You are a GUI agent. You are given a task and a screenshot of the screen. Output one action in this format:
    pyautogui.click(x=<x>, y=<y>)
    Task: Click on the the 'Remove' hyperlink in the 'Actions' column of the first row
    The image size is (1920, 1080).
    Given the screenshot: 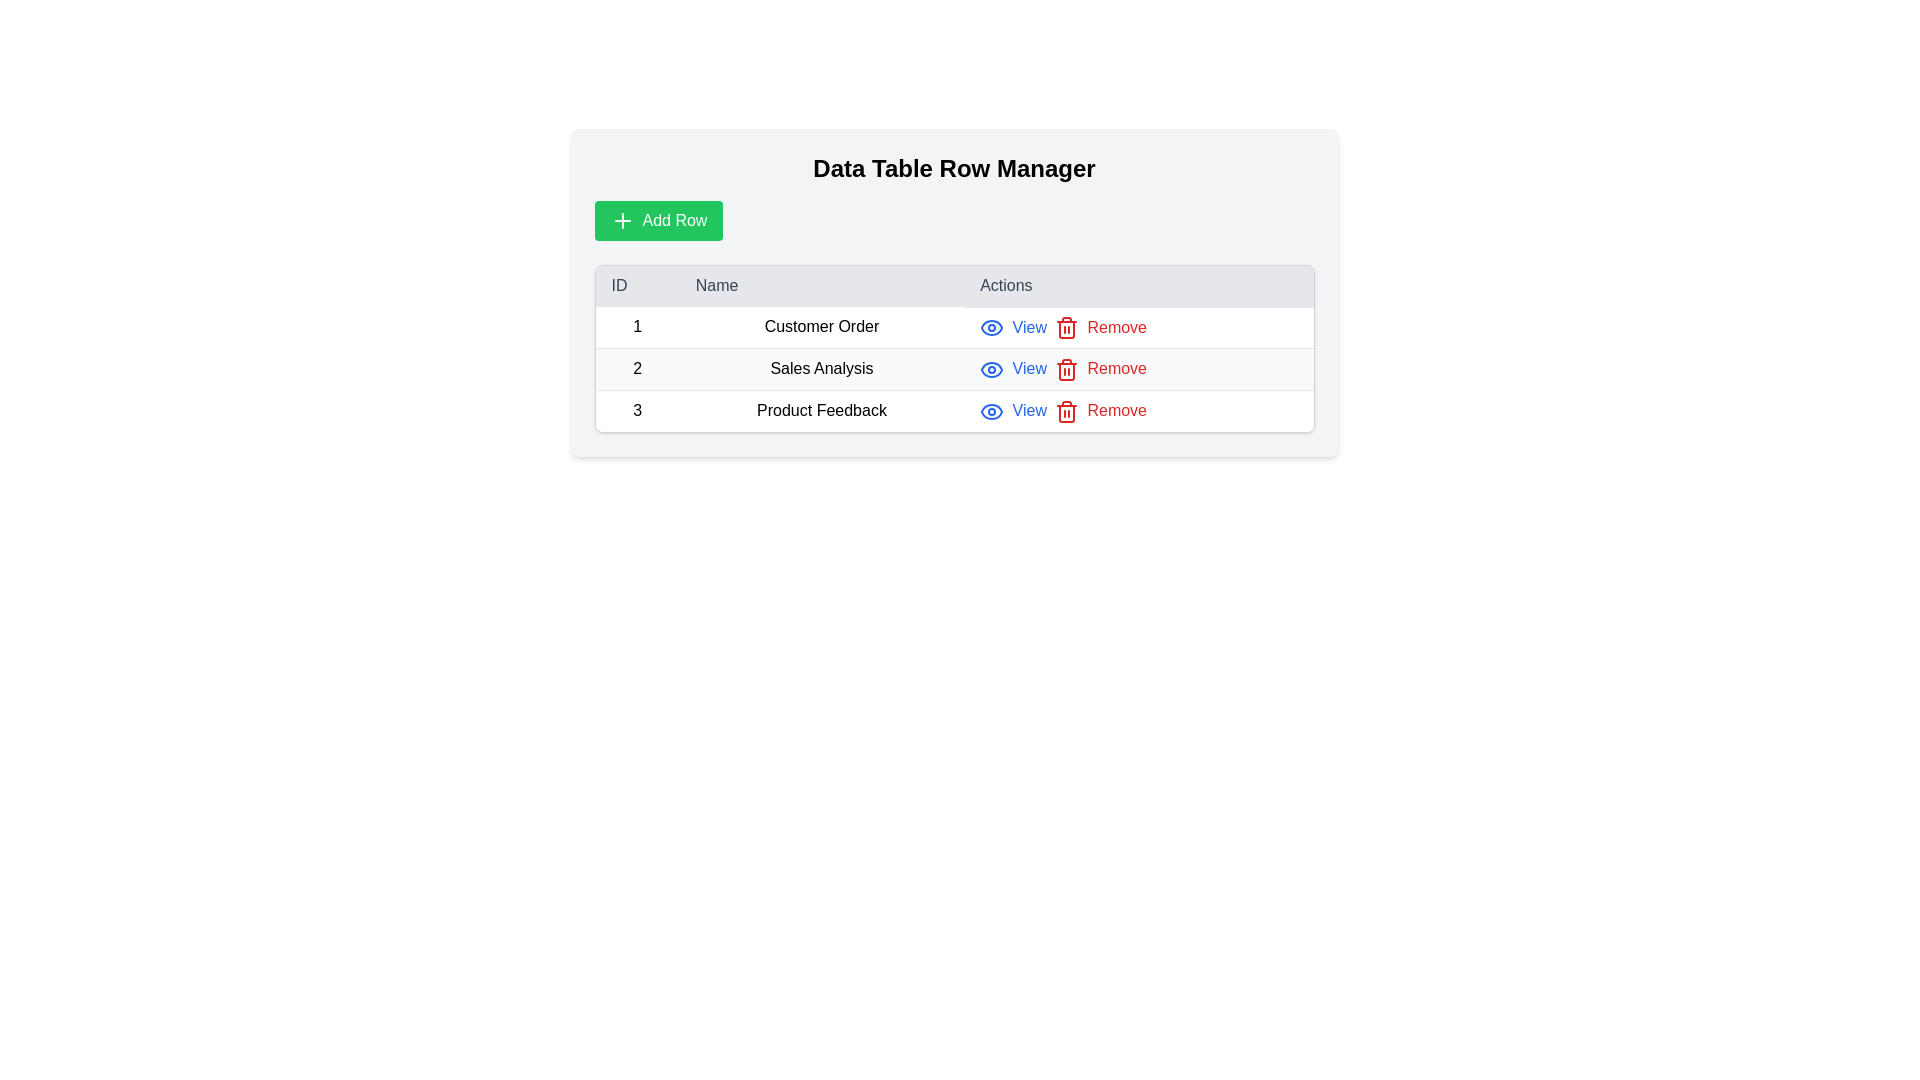 What is the action you would take?
    pyautogui.click(x=1099, y=326)
    